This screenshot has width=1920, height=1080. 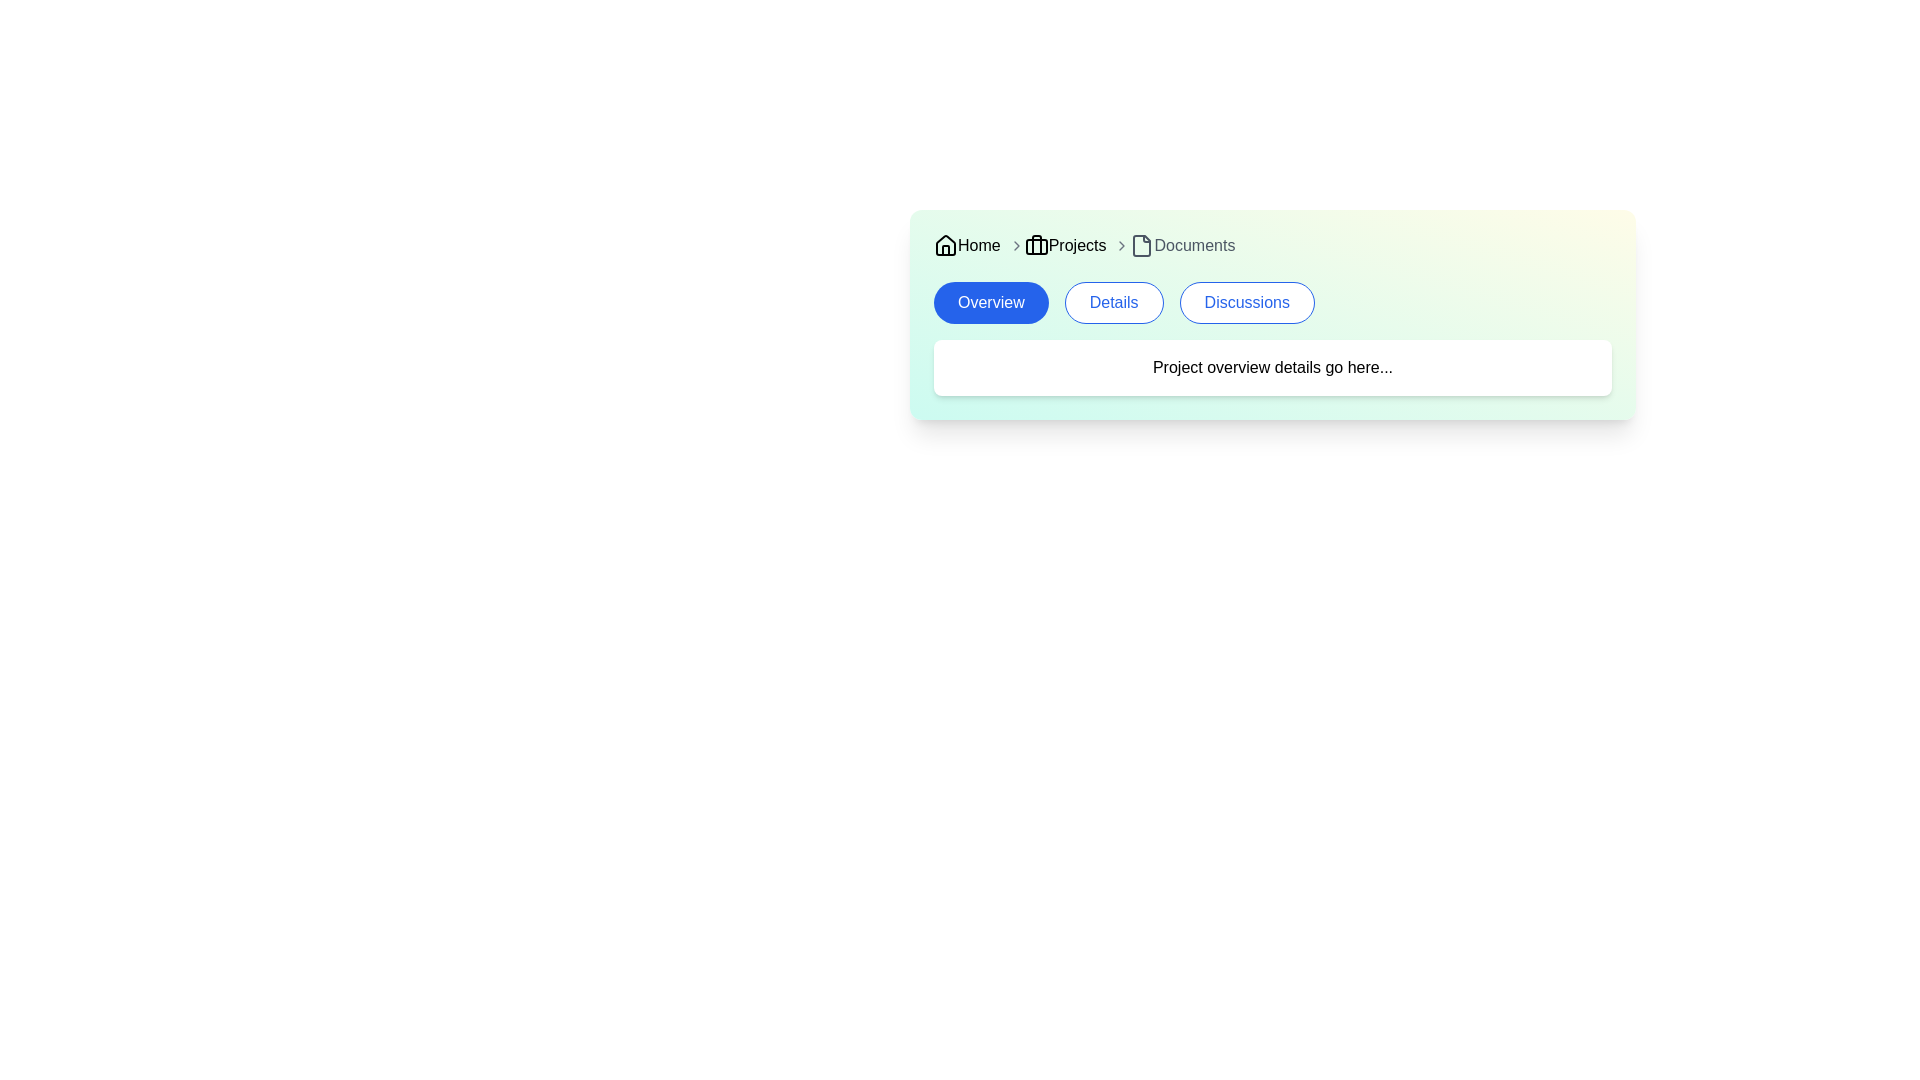 I want to click on the 'Details' button, which is a rounded rectangular button with a white background and blue border, located between the 'Overview' and 'Discussions' buttons in the navigation bar, so click(x=1113, y=303).